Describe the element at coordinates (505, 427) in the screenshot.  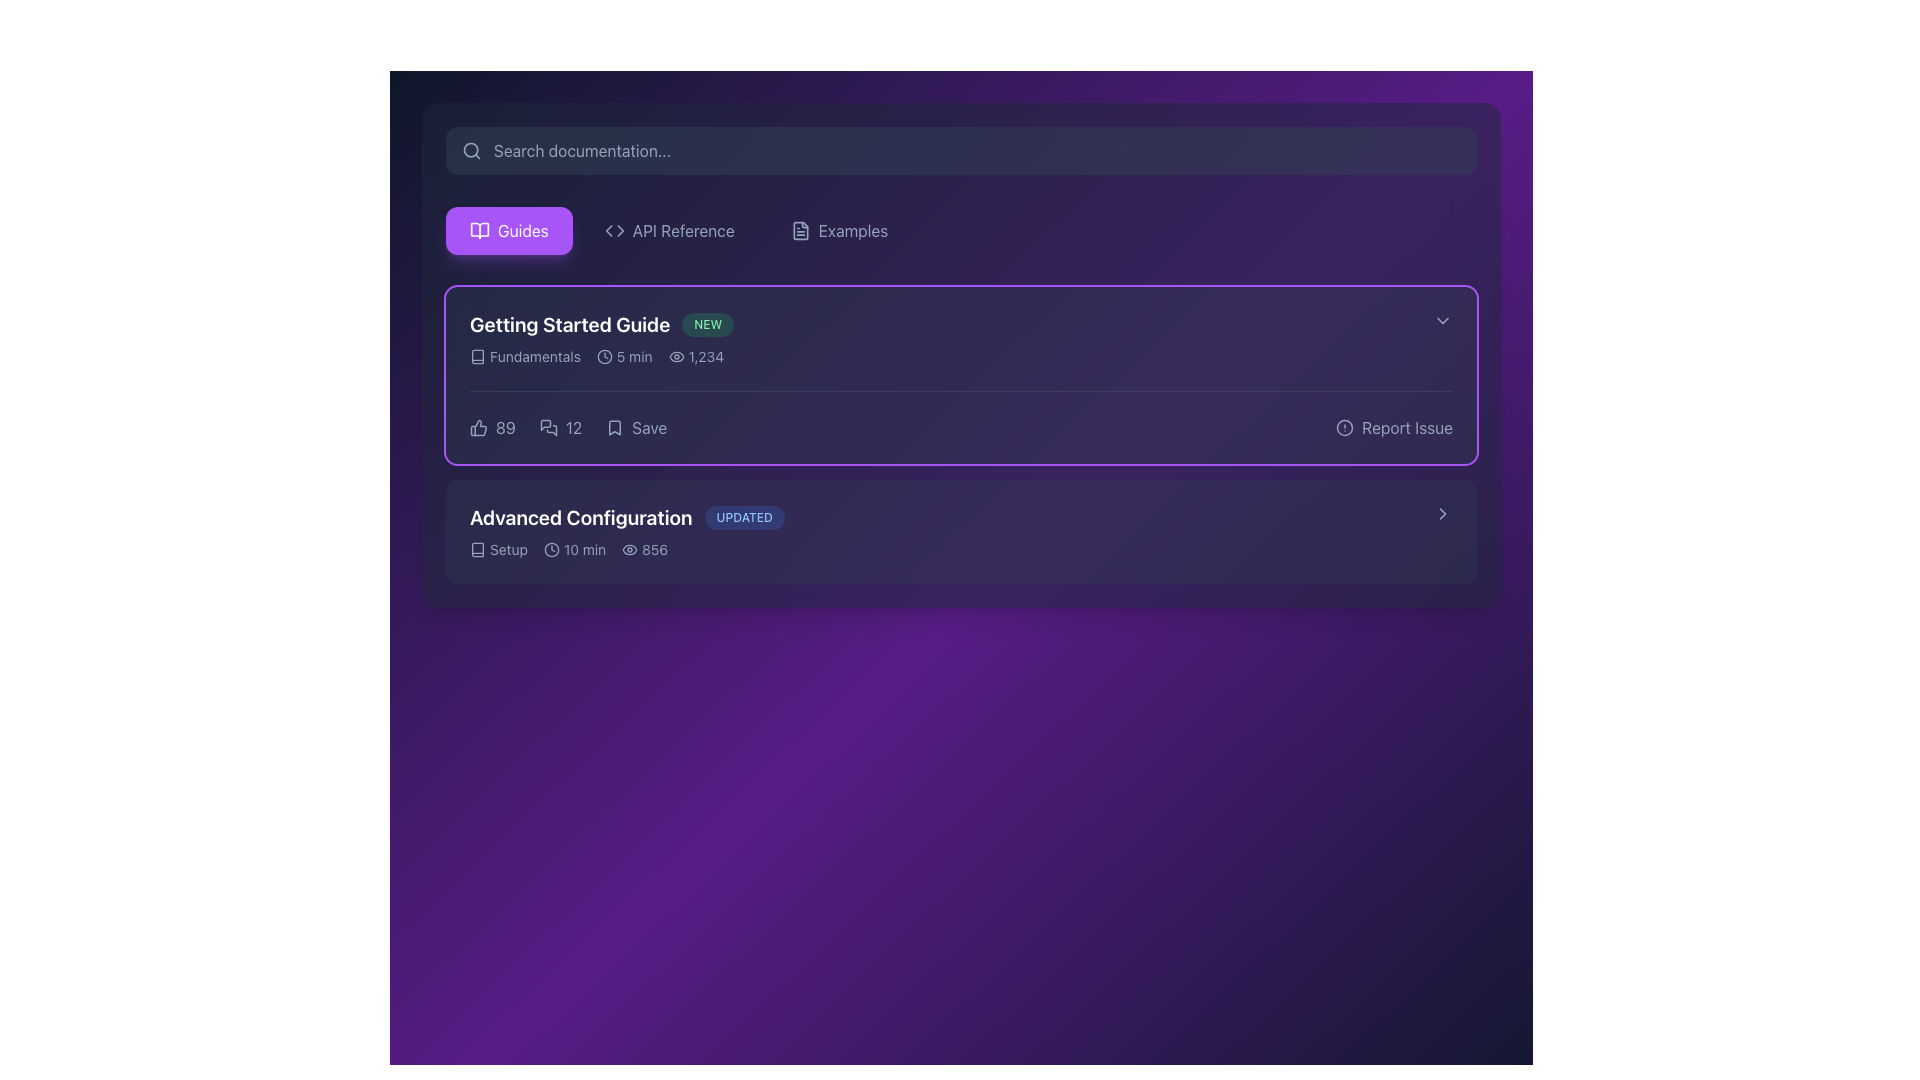
I see `the static text display that represents the count of likes or approvals for the 'Getting Started Guide' section, located to the right of the thumbs-up icon` at that location.